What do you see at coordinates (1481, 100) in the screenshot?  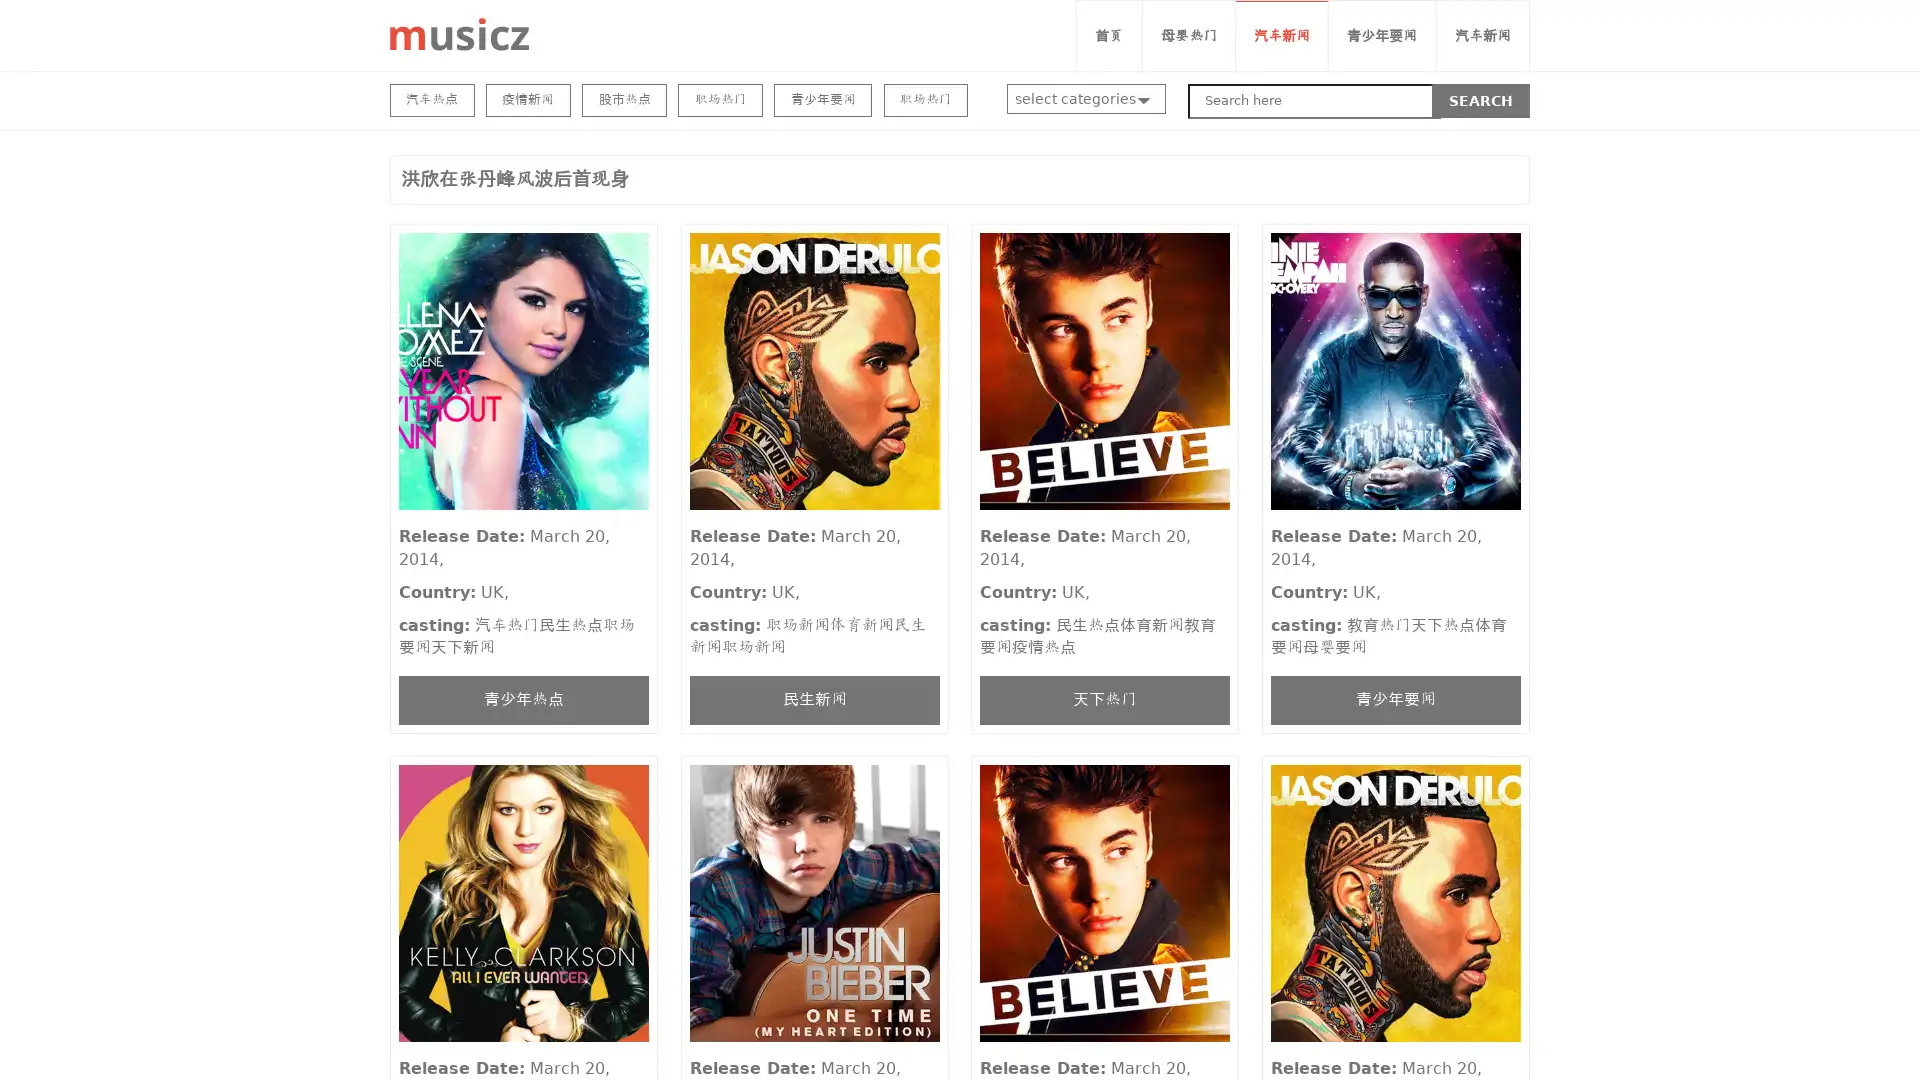 I see `search` at bounding box center [1481, 100].